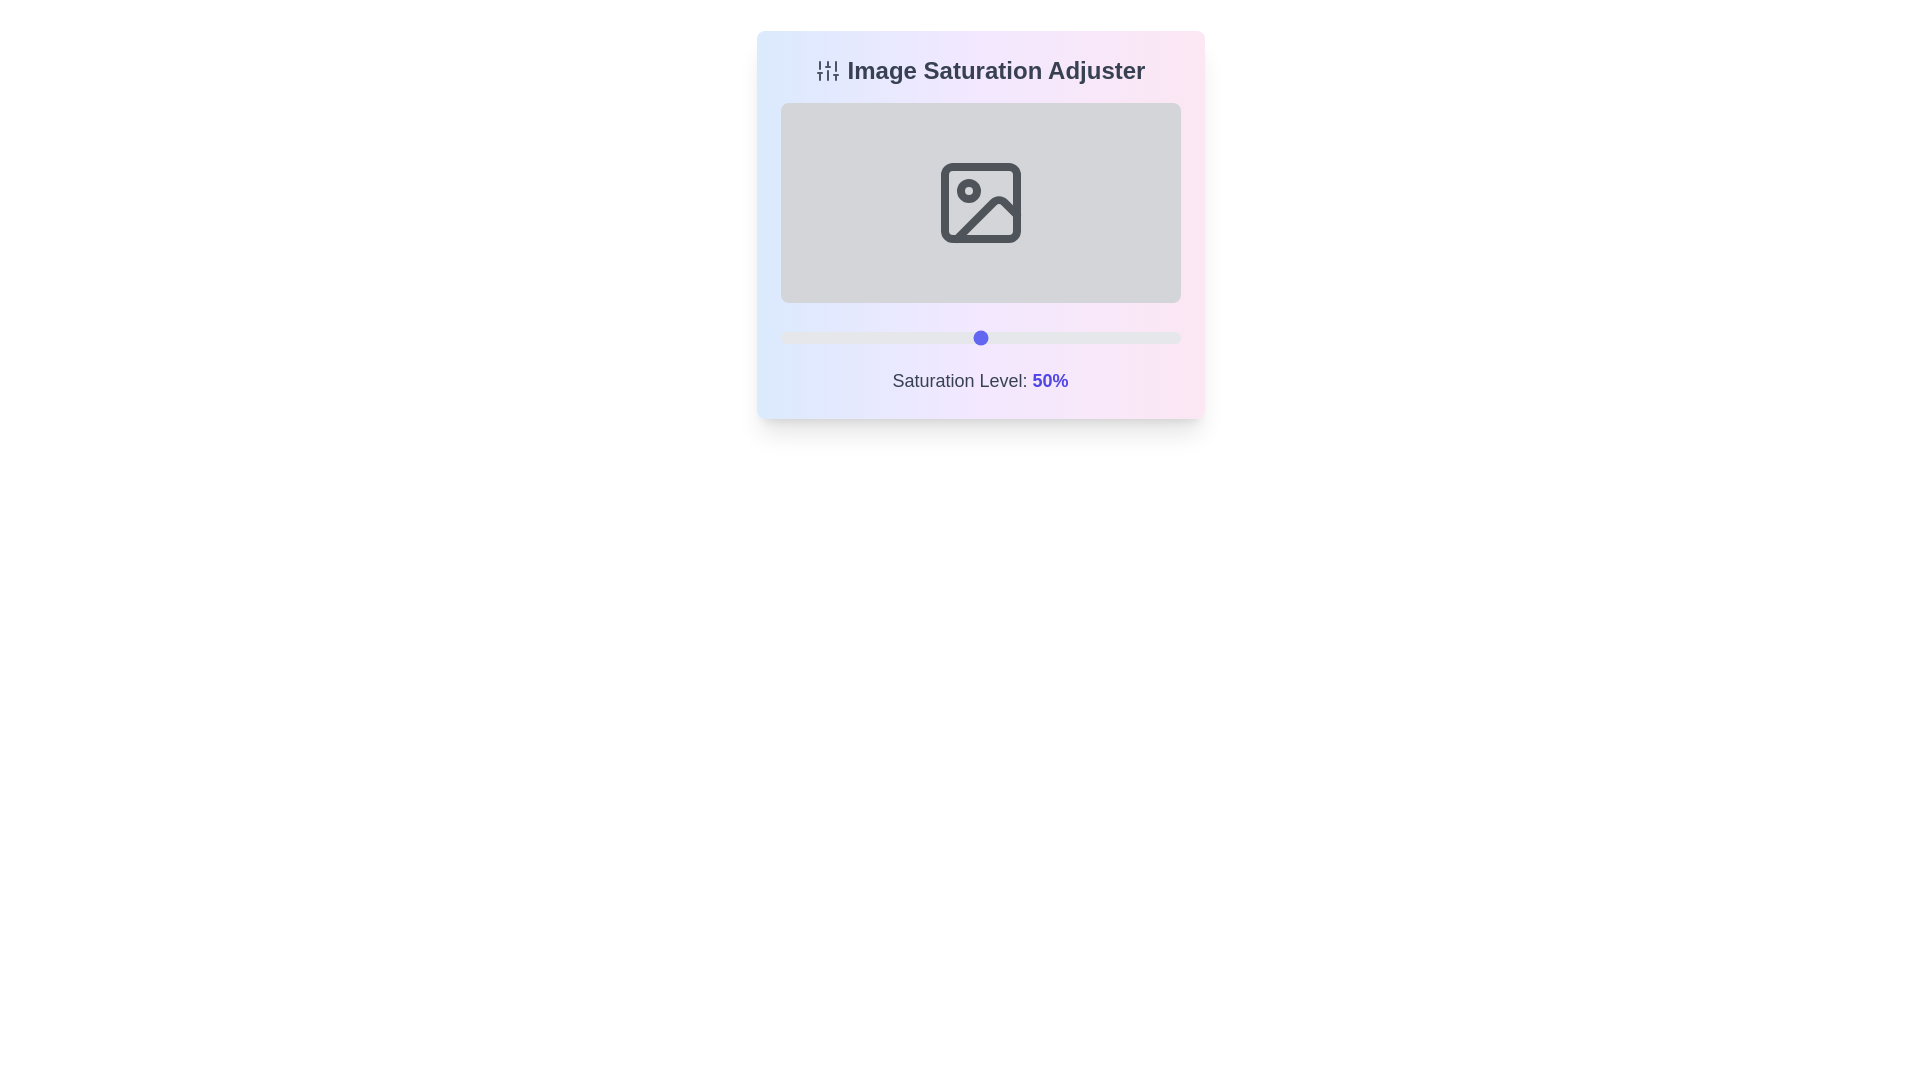  I want to click on the saturation slider to set the saturation level to 16, so click(844, 337).